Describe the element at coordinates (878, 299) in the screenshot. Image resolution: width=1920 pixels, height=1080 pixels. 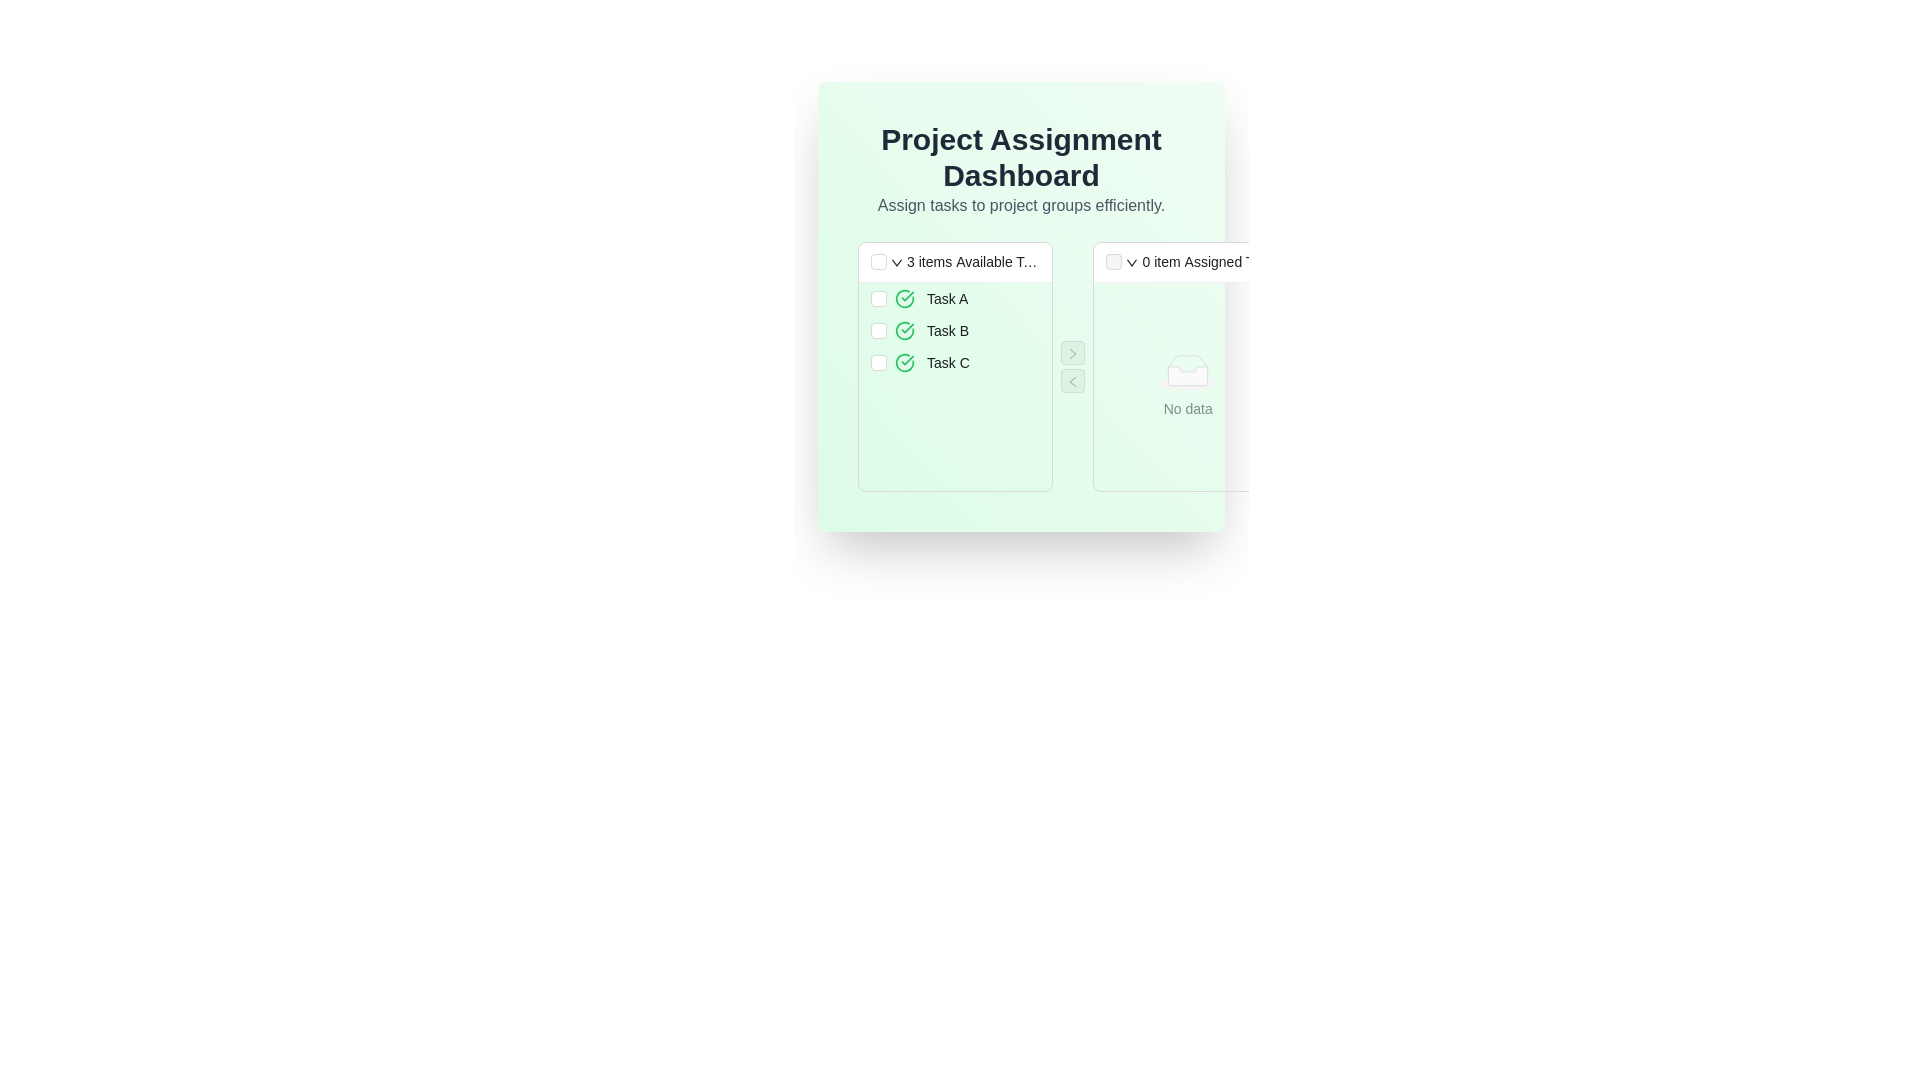
I see `the checkbox located` at that location.